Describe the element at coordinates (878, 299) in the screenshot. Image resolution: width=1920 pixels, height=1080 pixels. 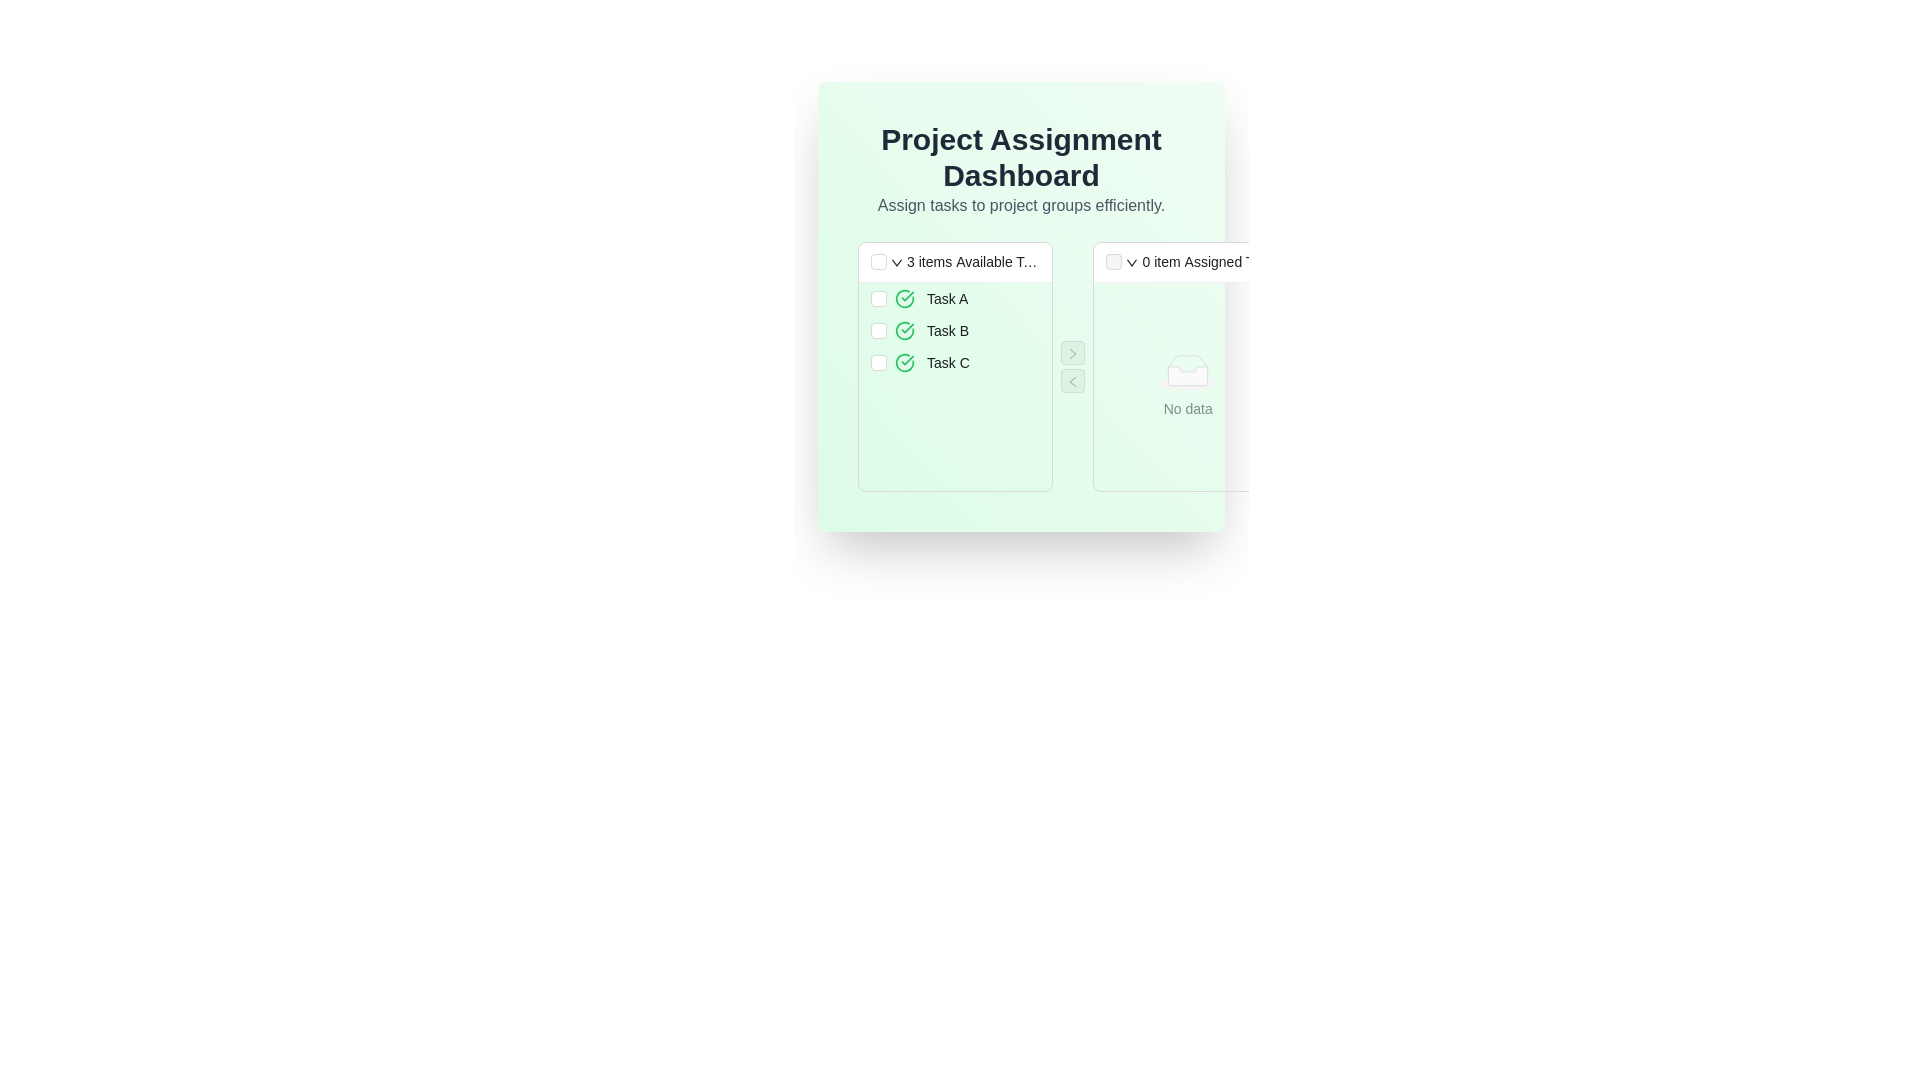
I see `the checkbox located` at that location.